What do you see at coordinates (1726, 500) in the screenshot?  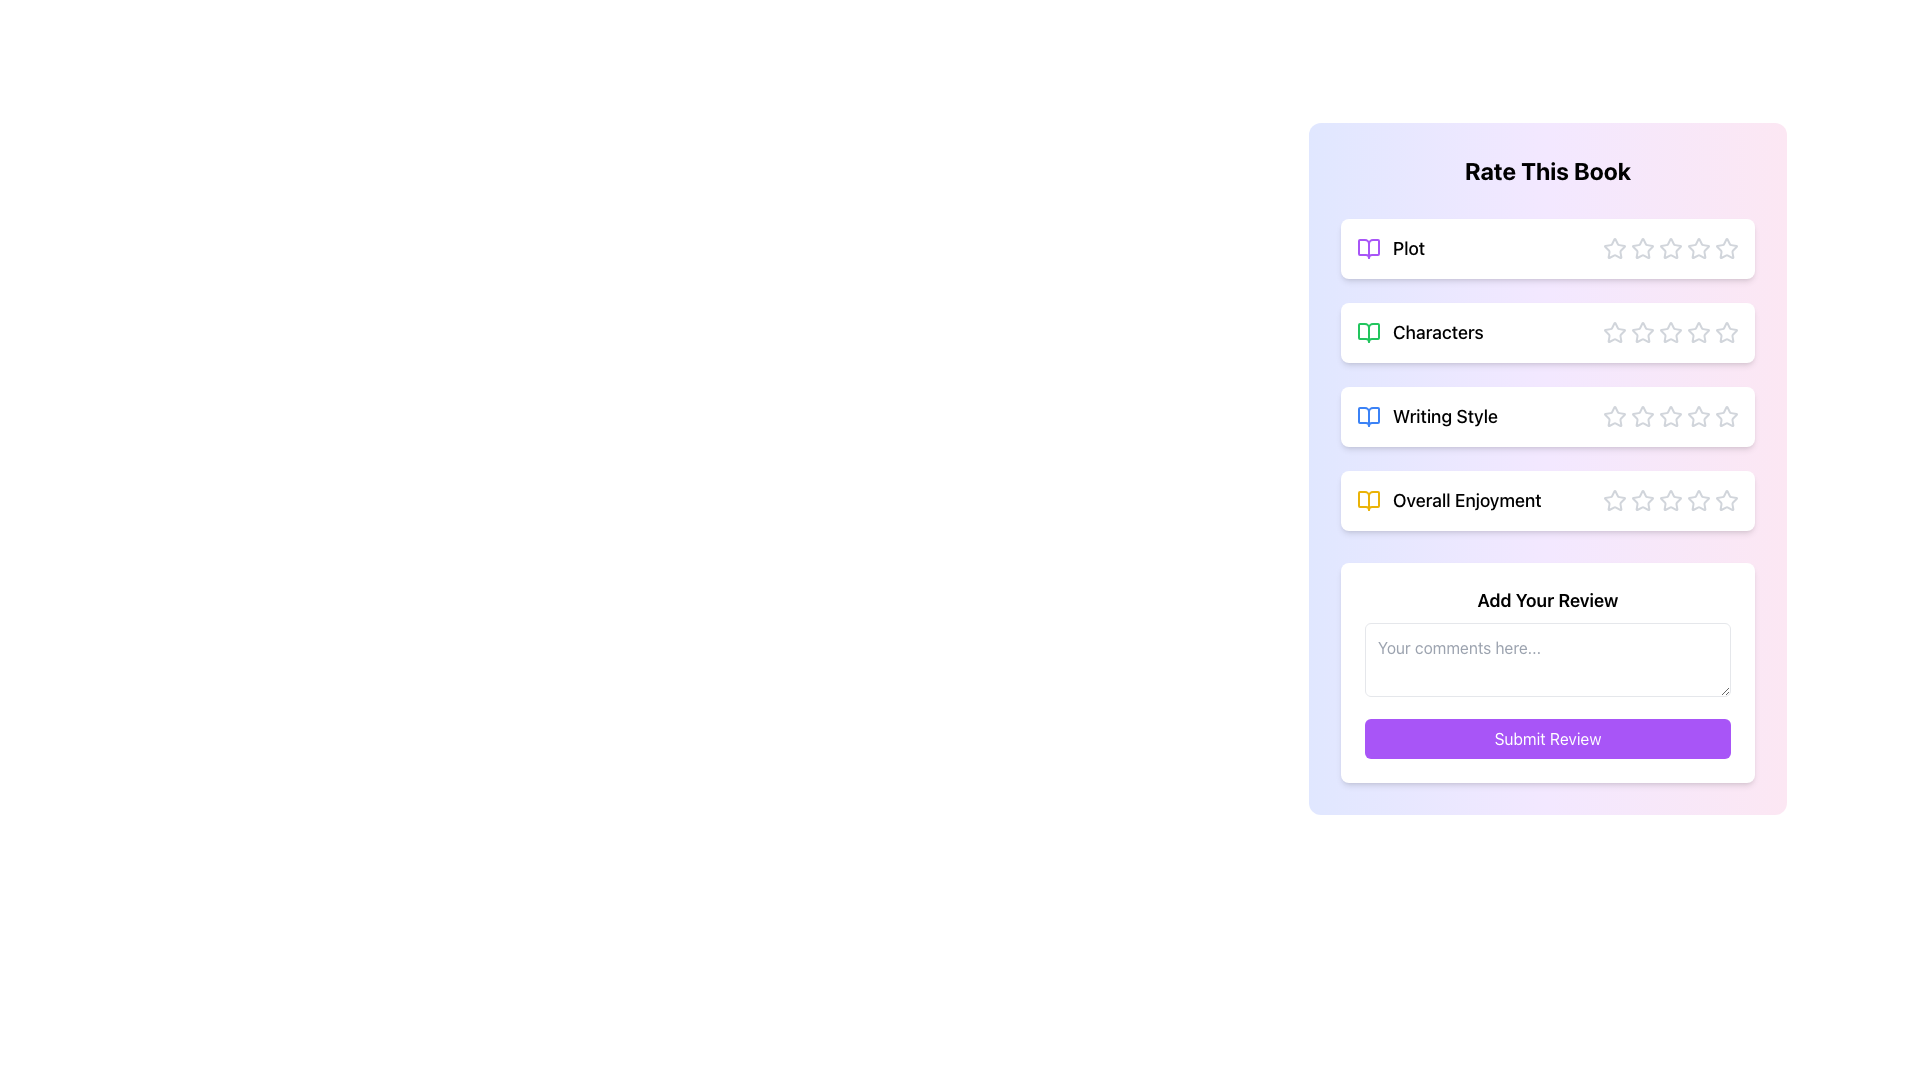 I see `the fifth star icon in the 'Overall Enjoyment' rating section, which is a gray five-pointed star icon with a minimalistic design` at bounding box center [1726, 500].